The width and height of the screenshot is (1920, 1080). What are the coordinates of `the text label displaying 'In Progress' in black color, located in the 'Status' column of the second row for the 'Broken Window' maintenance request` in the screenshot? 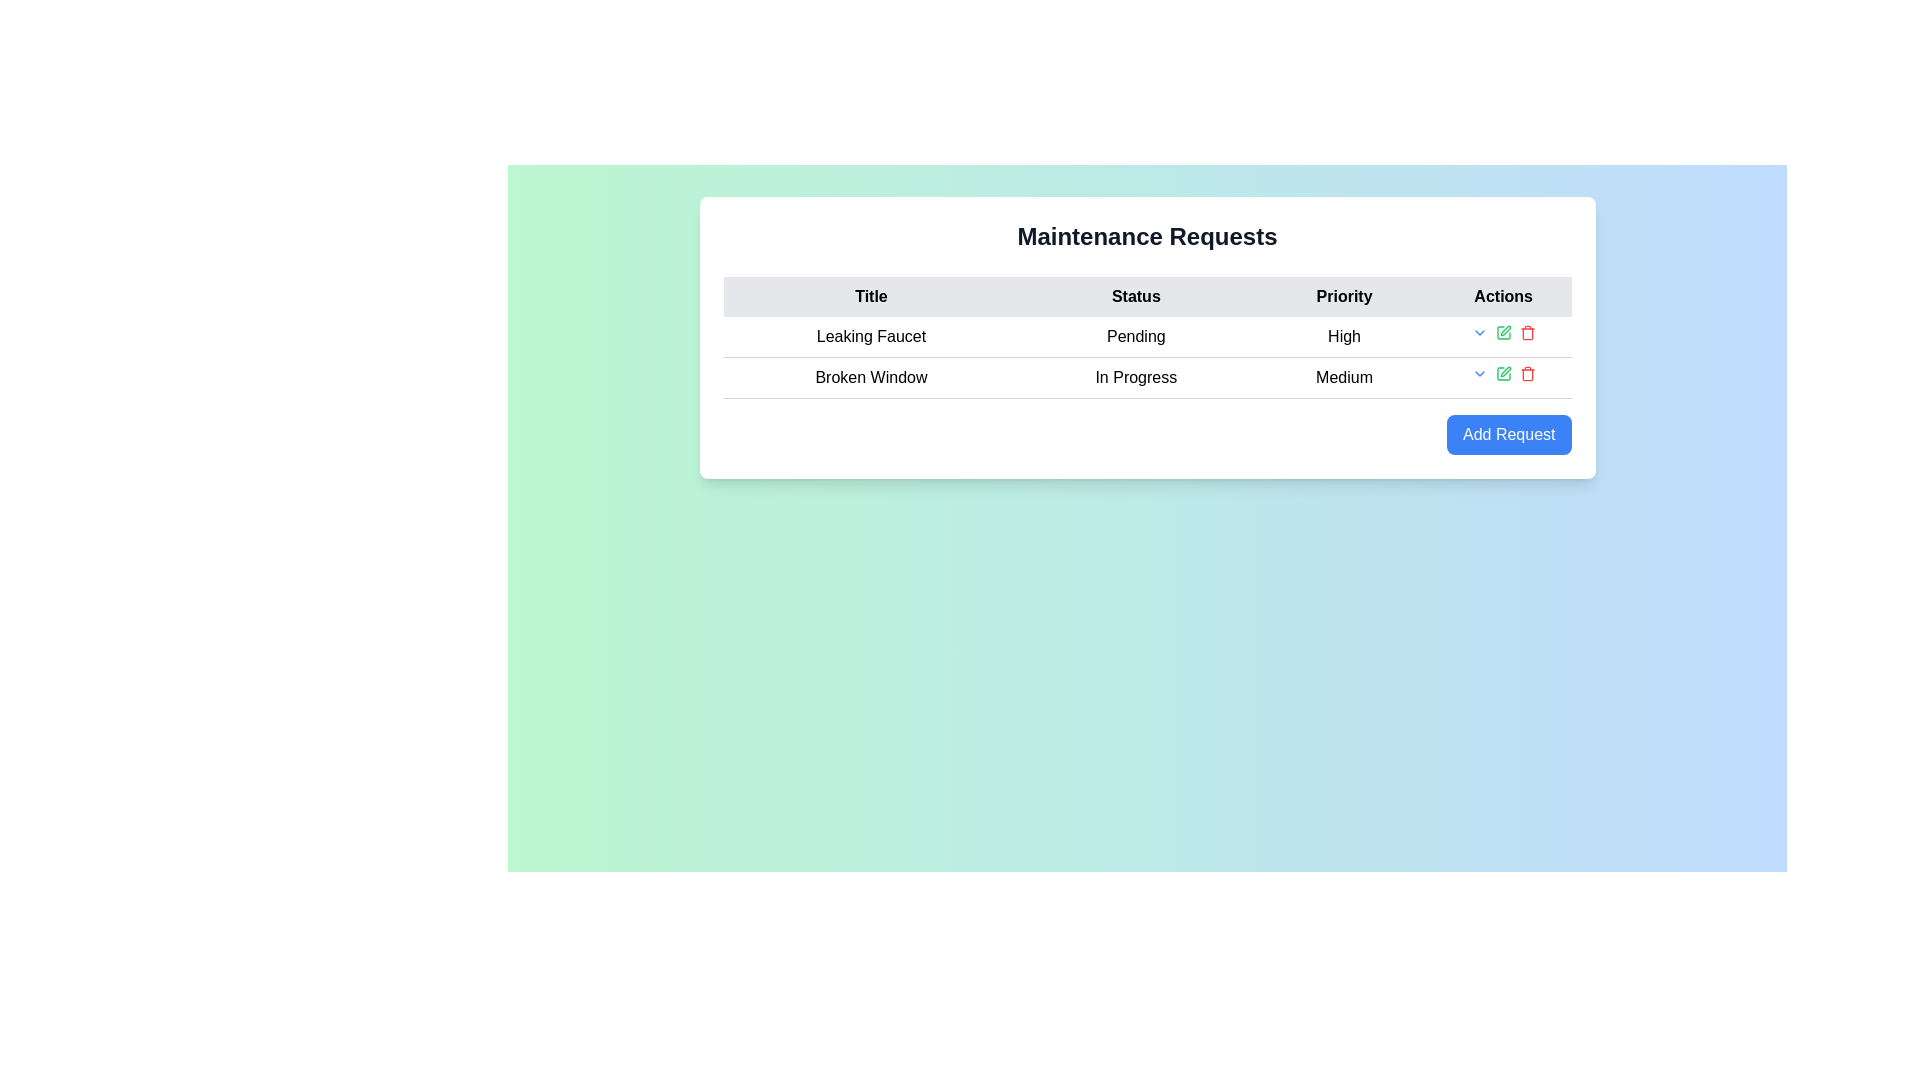 It's located at (1136, 378).